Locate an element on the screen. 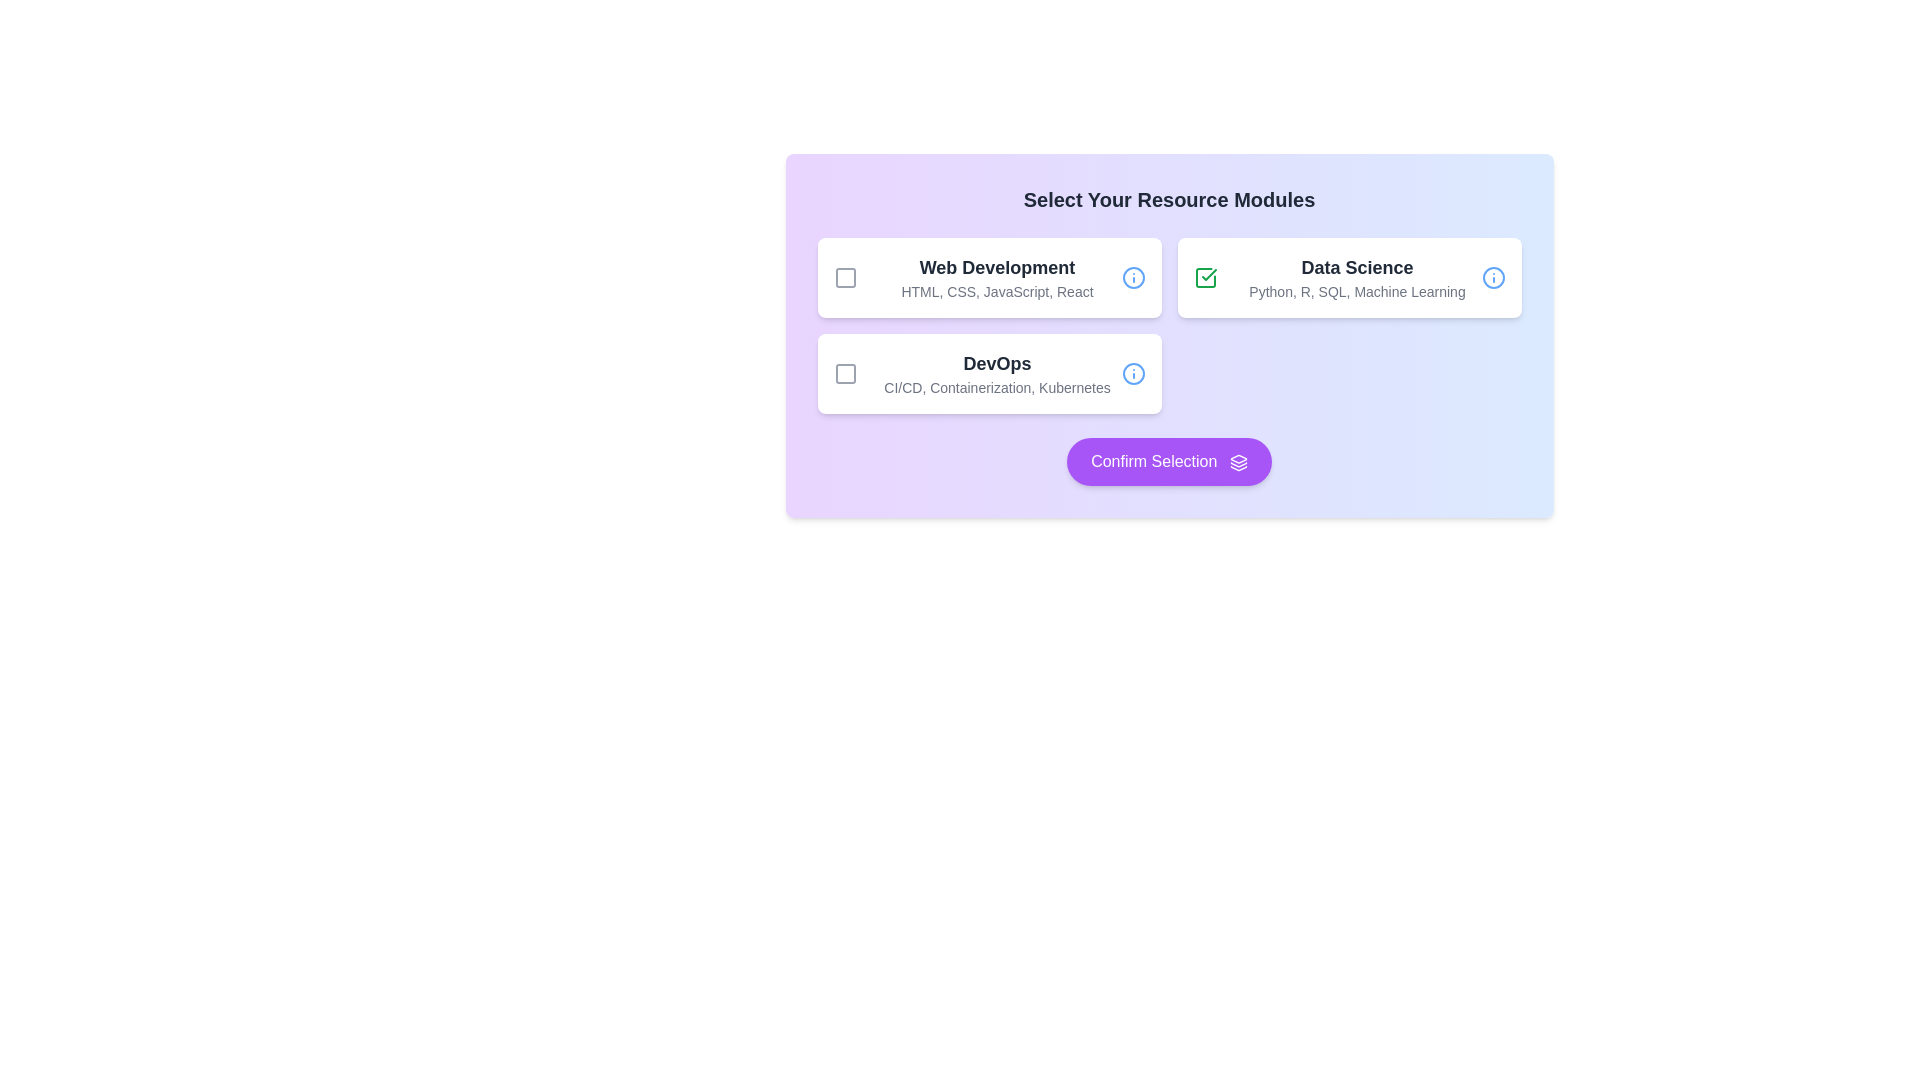 The height and width of the screenshot is (1080, 1920). text label displaying 'HTML, CSS, JavaScript, React' that is styled in gray and positioned underneath the title 'Web Development' is located at coordinates (997, 292).